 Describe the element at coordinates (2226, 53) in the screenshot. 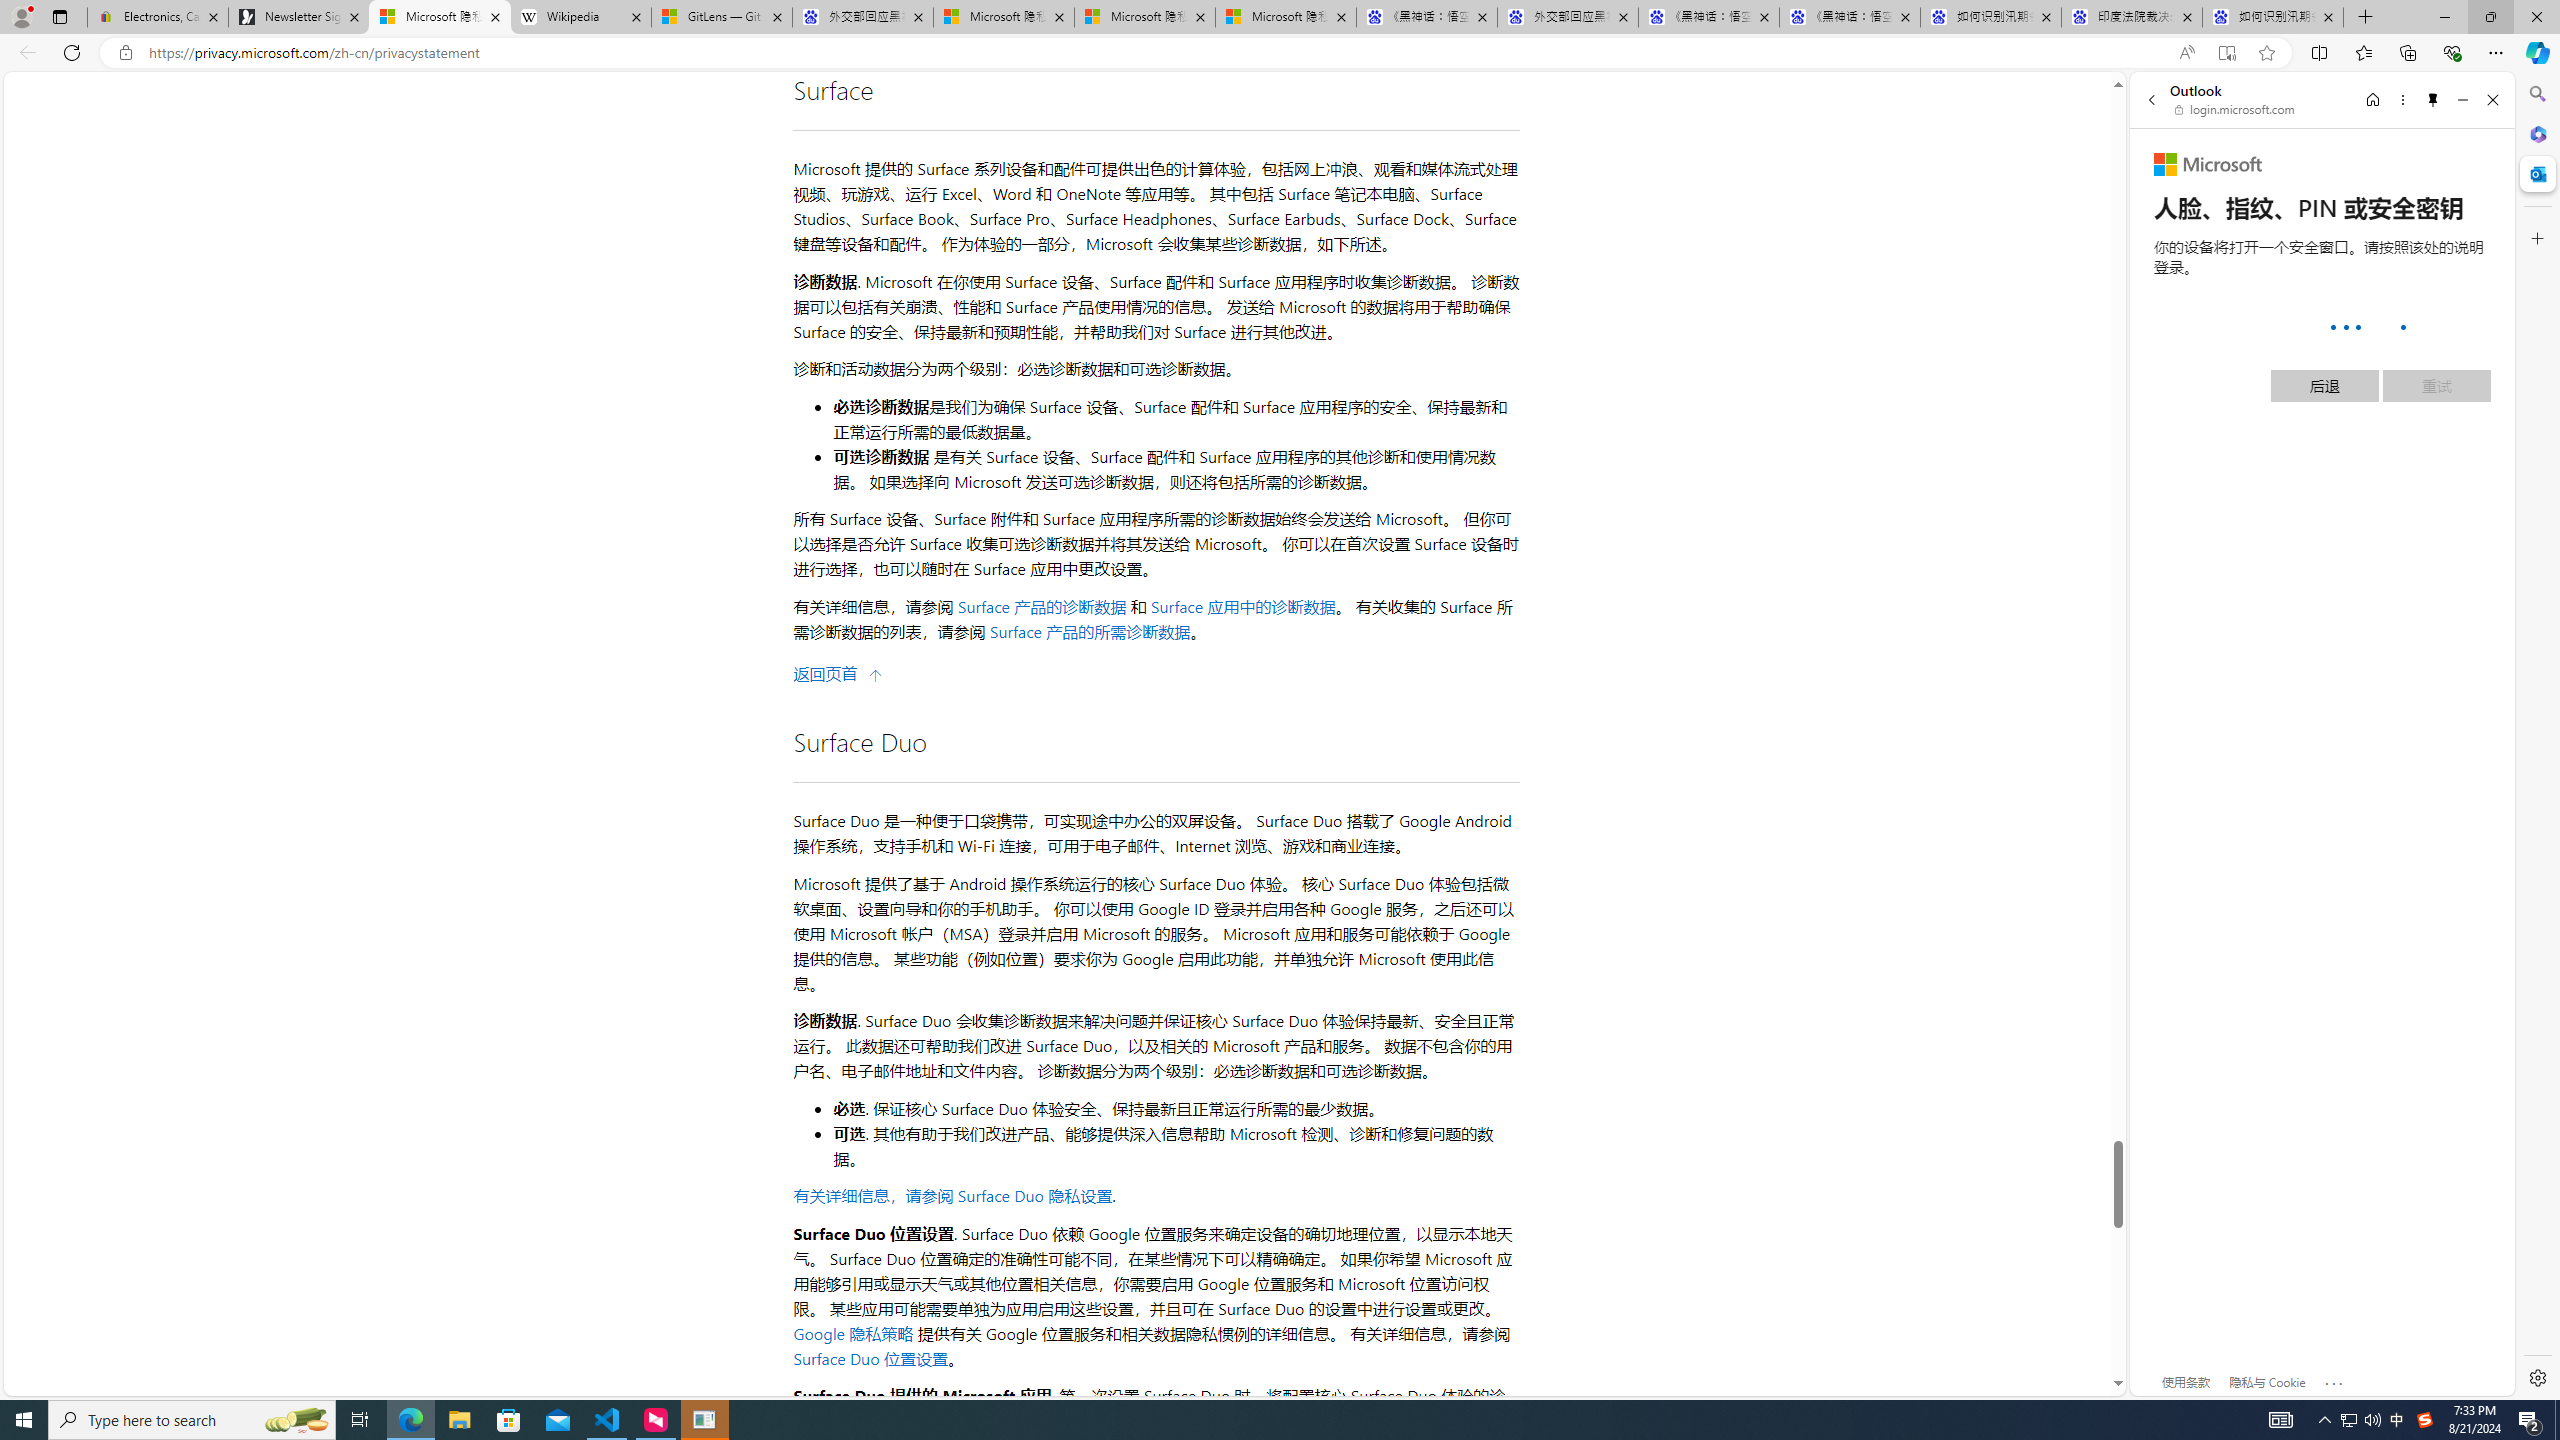

I see `'Enter Immersive Reader (F9)'` at that location.